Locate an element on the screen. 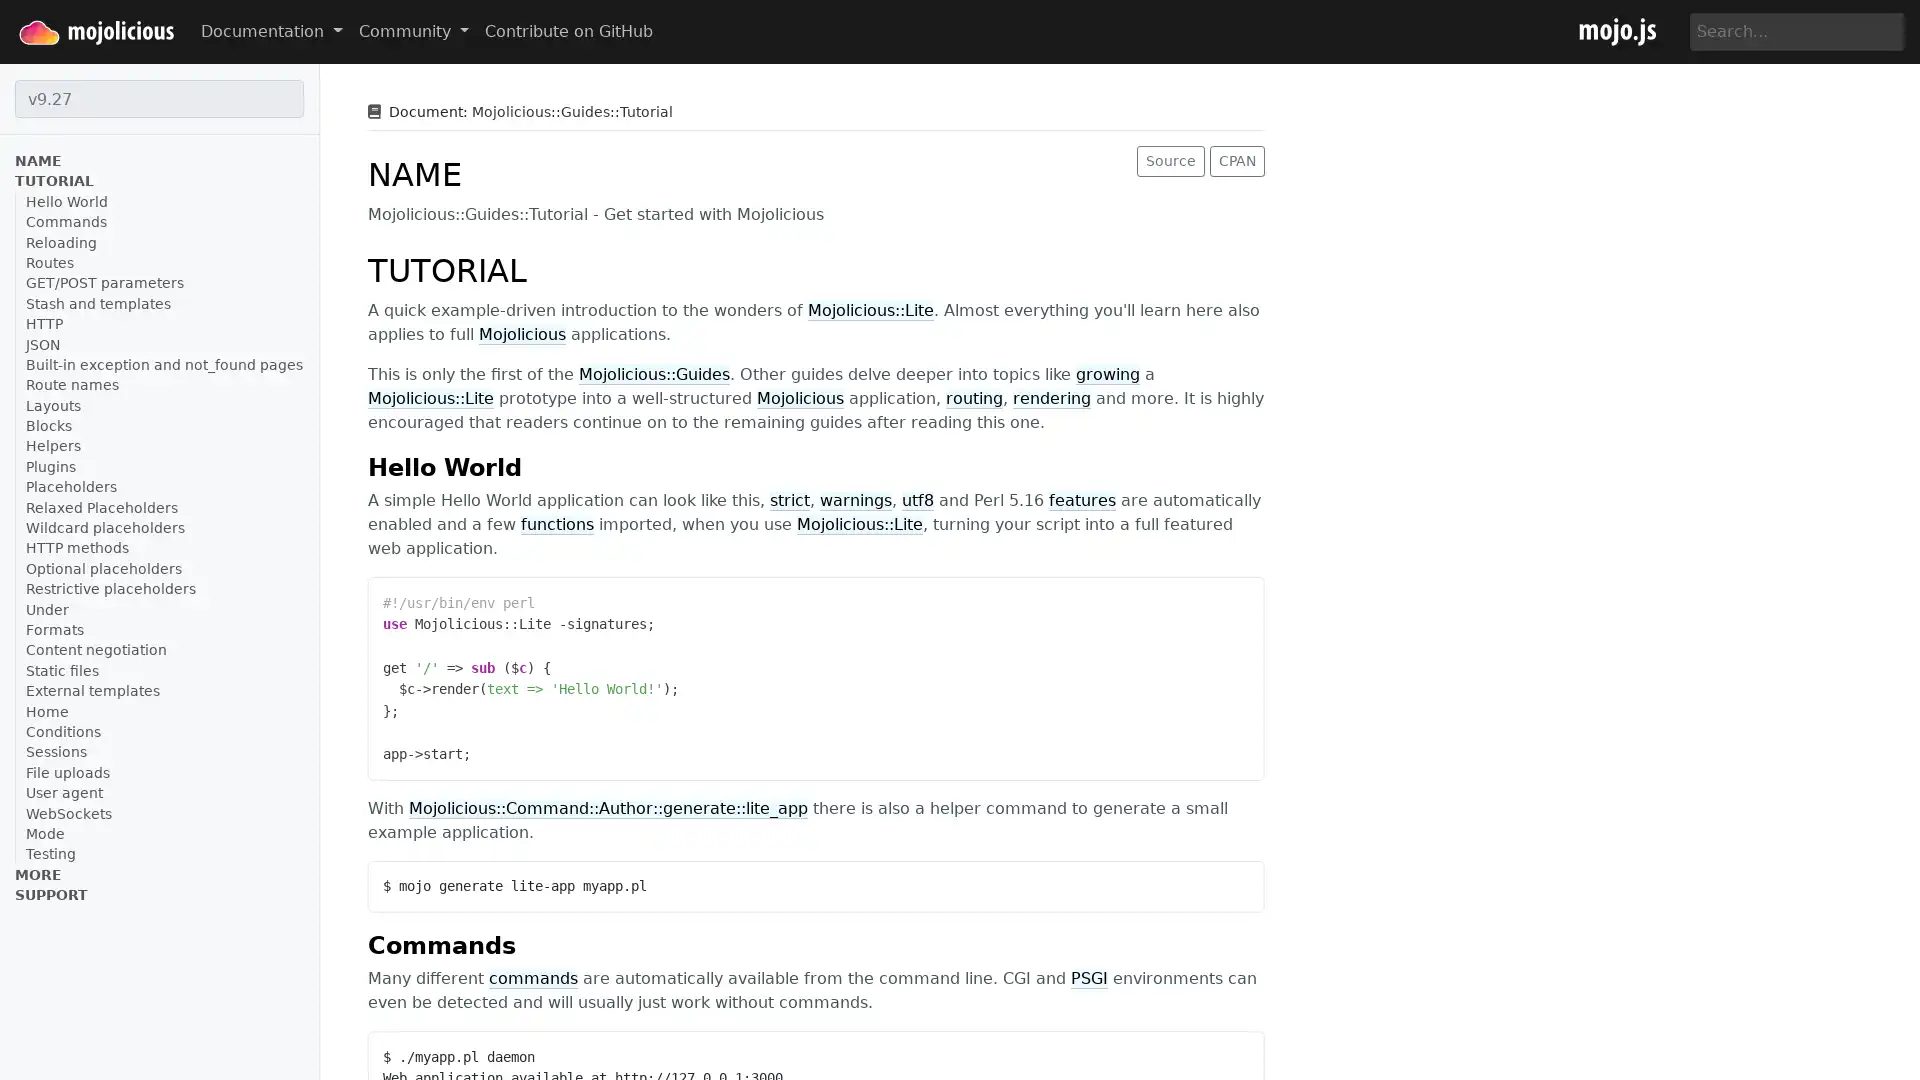 The image size is (1920, 1080). CPAN is located at coordinates (1236, 159).